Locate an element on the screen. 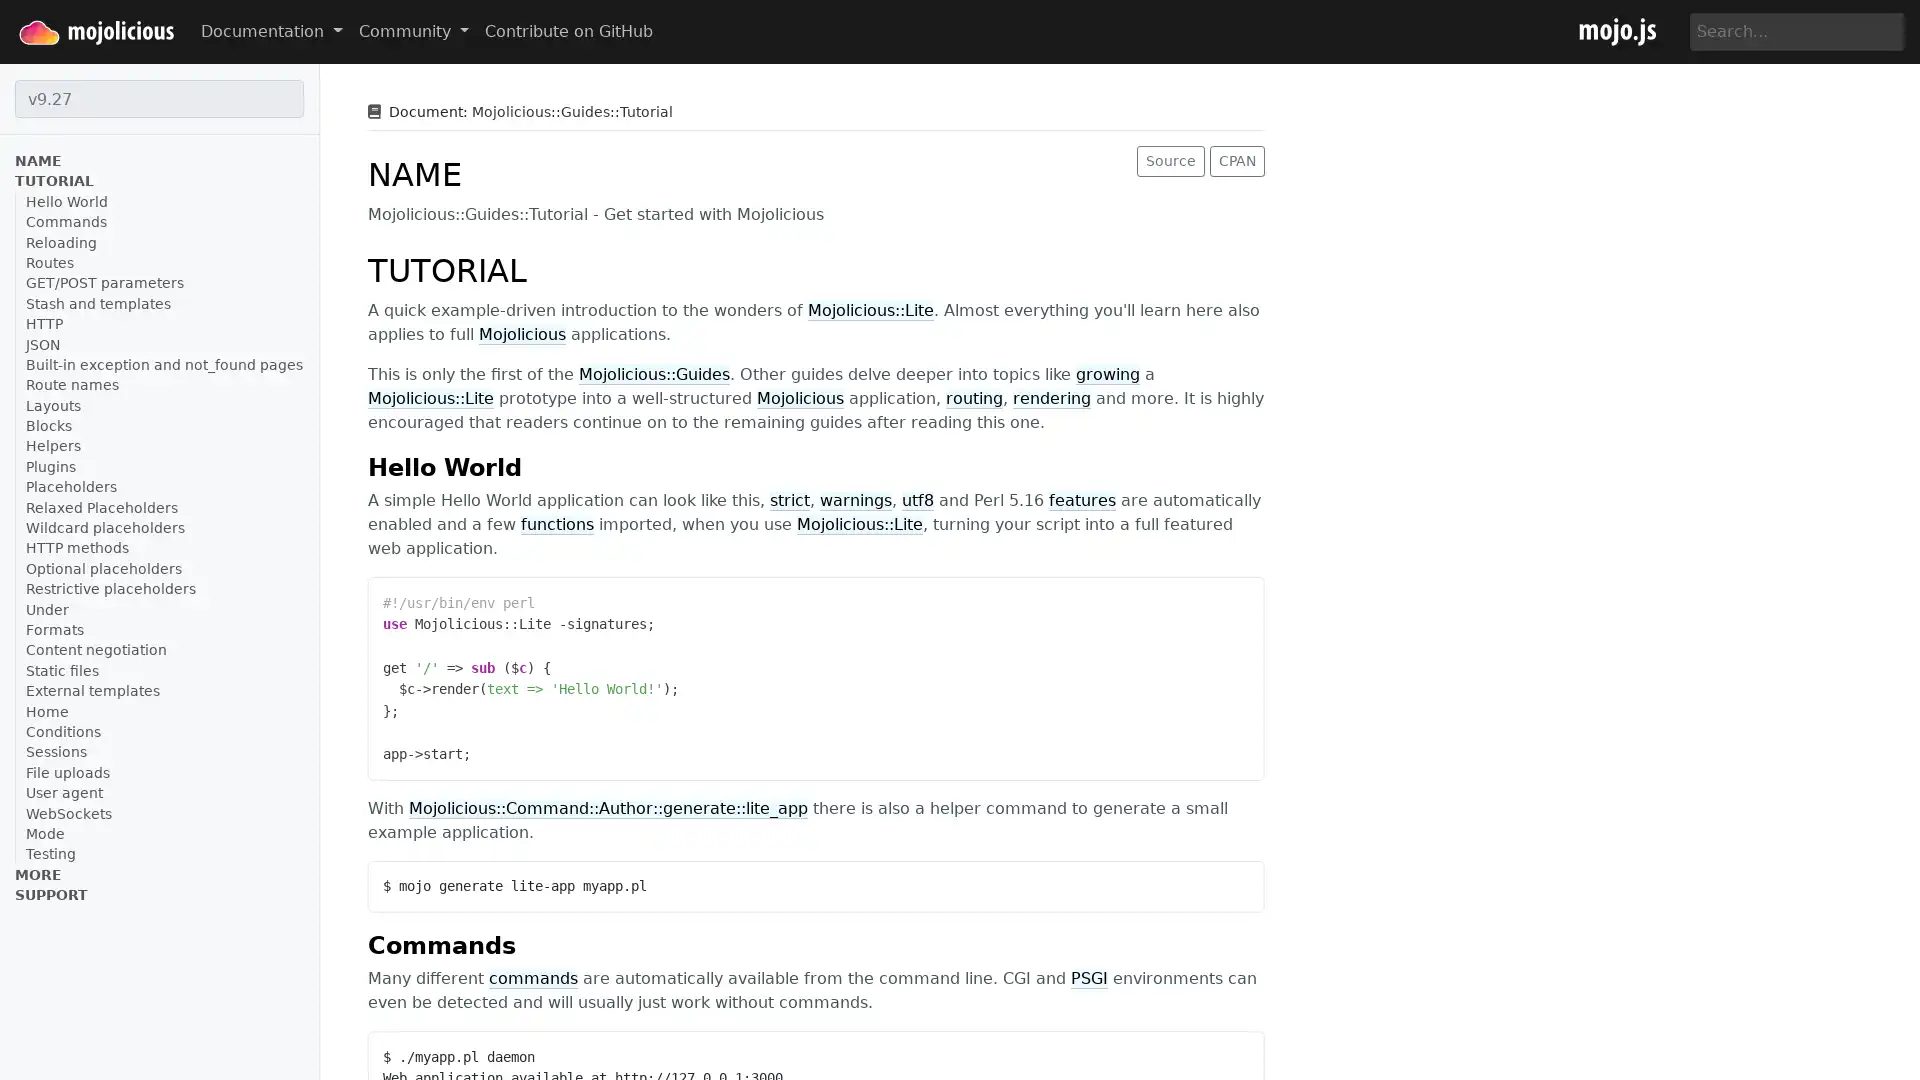 The image size is (1920, 1080). CPAN is located at coordinates (1236, 159).